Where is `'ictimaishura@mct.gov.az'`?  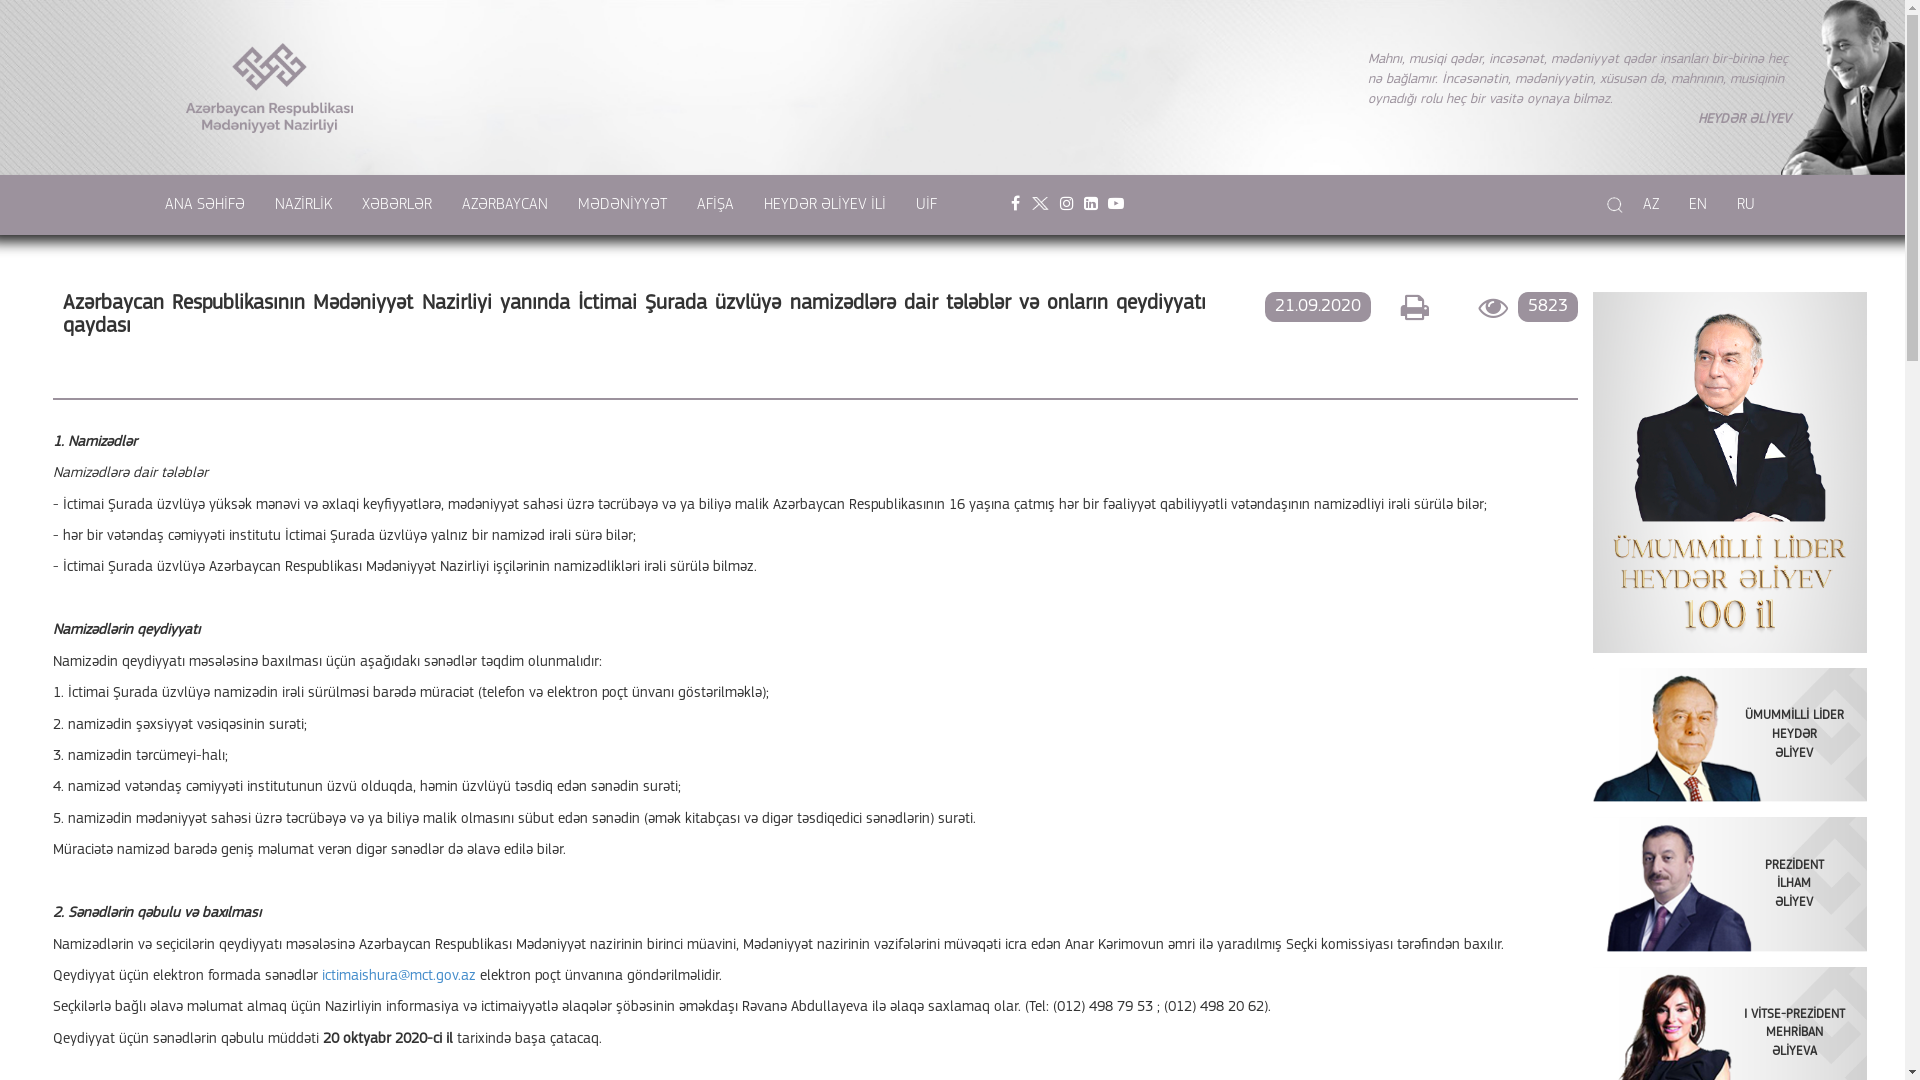
'ictimaishura@mct.gov.az' is located at coordinates (398, 975).